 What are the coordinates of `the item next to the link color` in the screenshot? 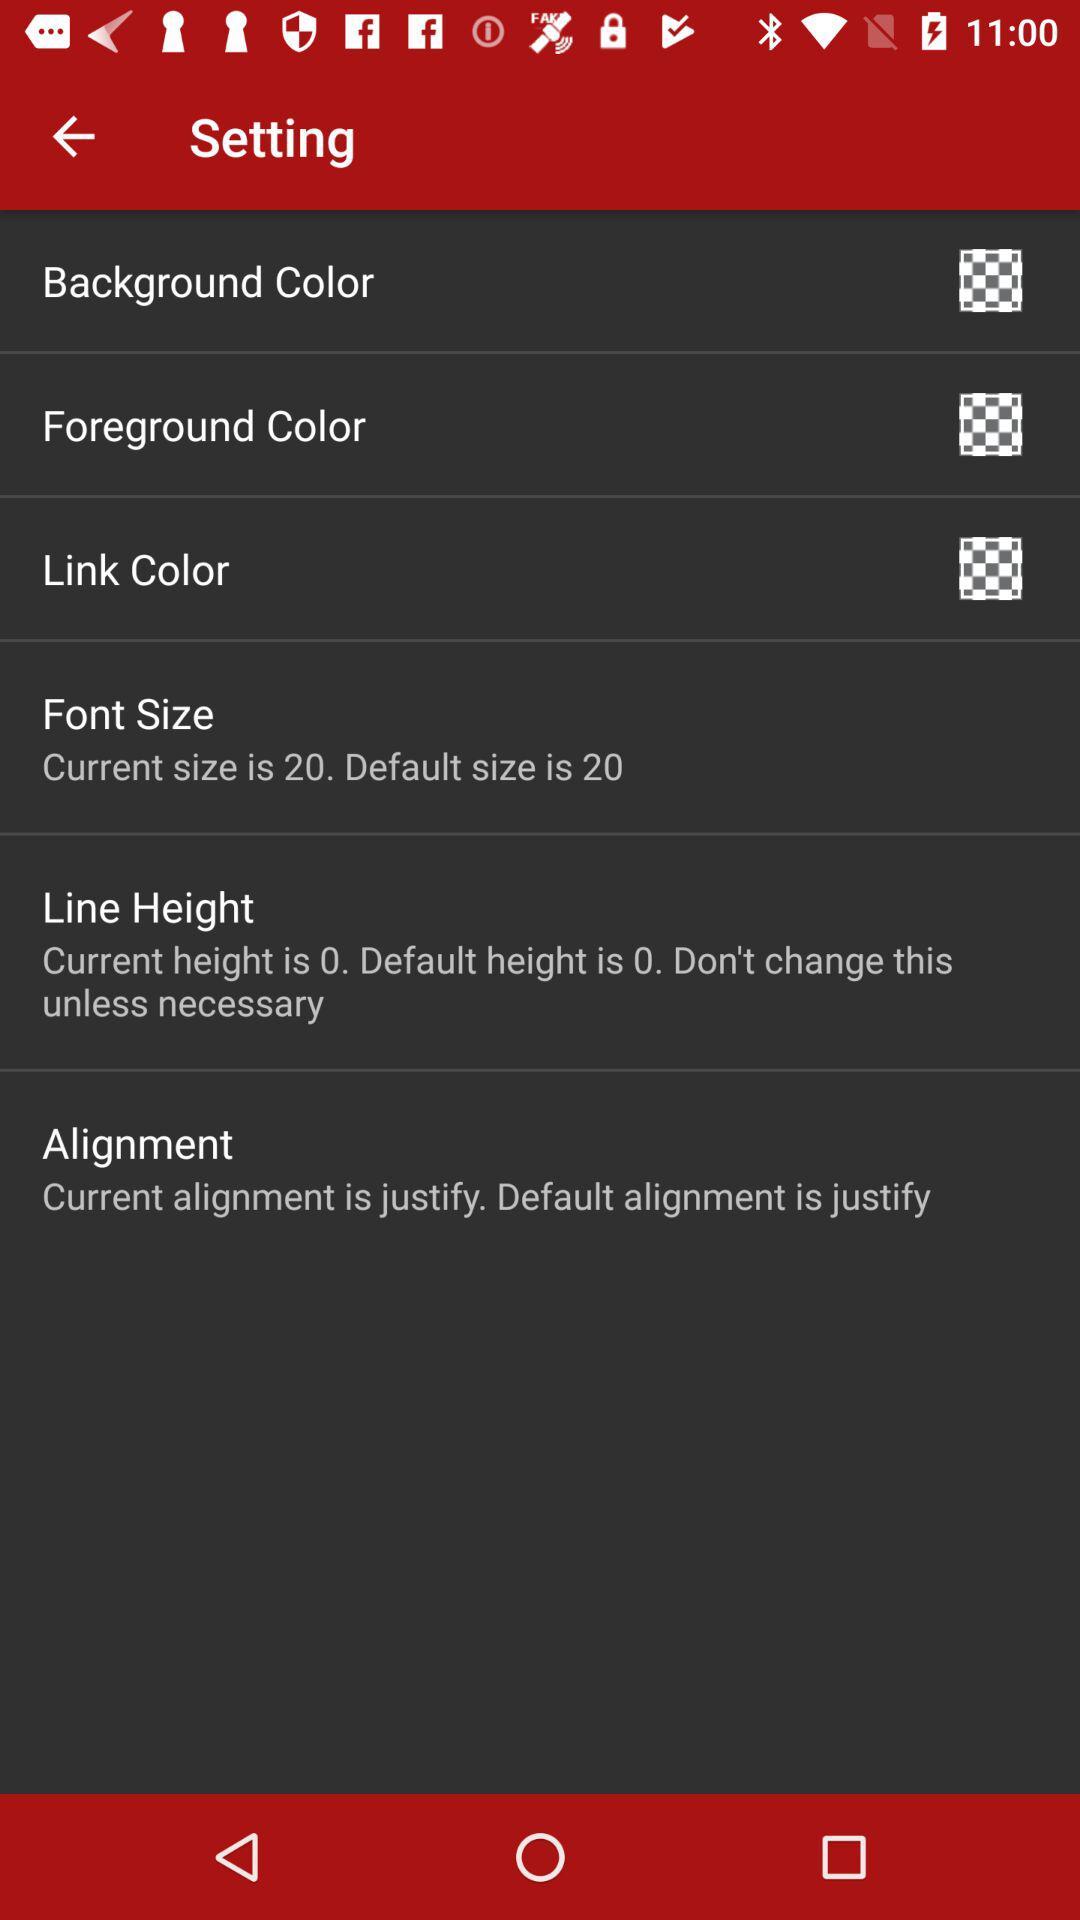 It's located at (990, 567).